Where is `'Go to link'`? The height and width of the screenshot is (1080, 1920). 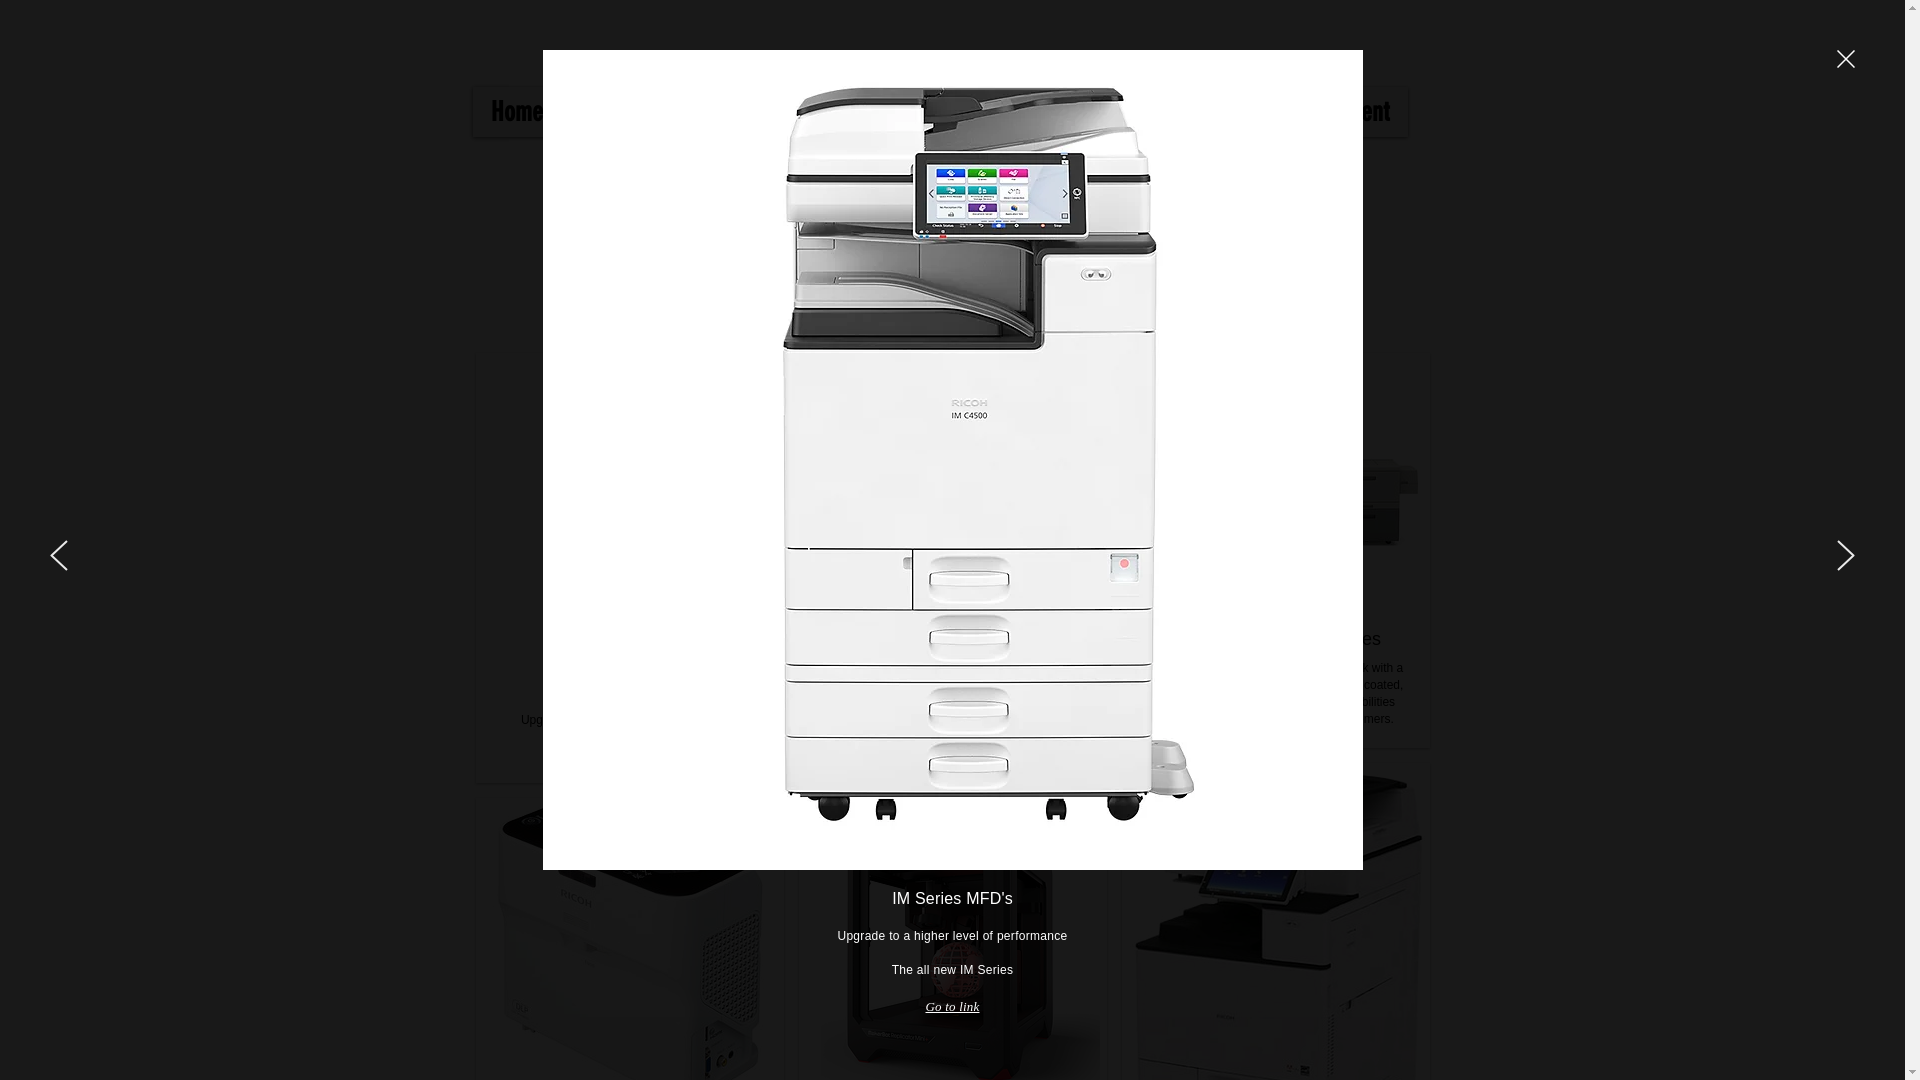
'Go to link' is located at coordinates (950, 1006).